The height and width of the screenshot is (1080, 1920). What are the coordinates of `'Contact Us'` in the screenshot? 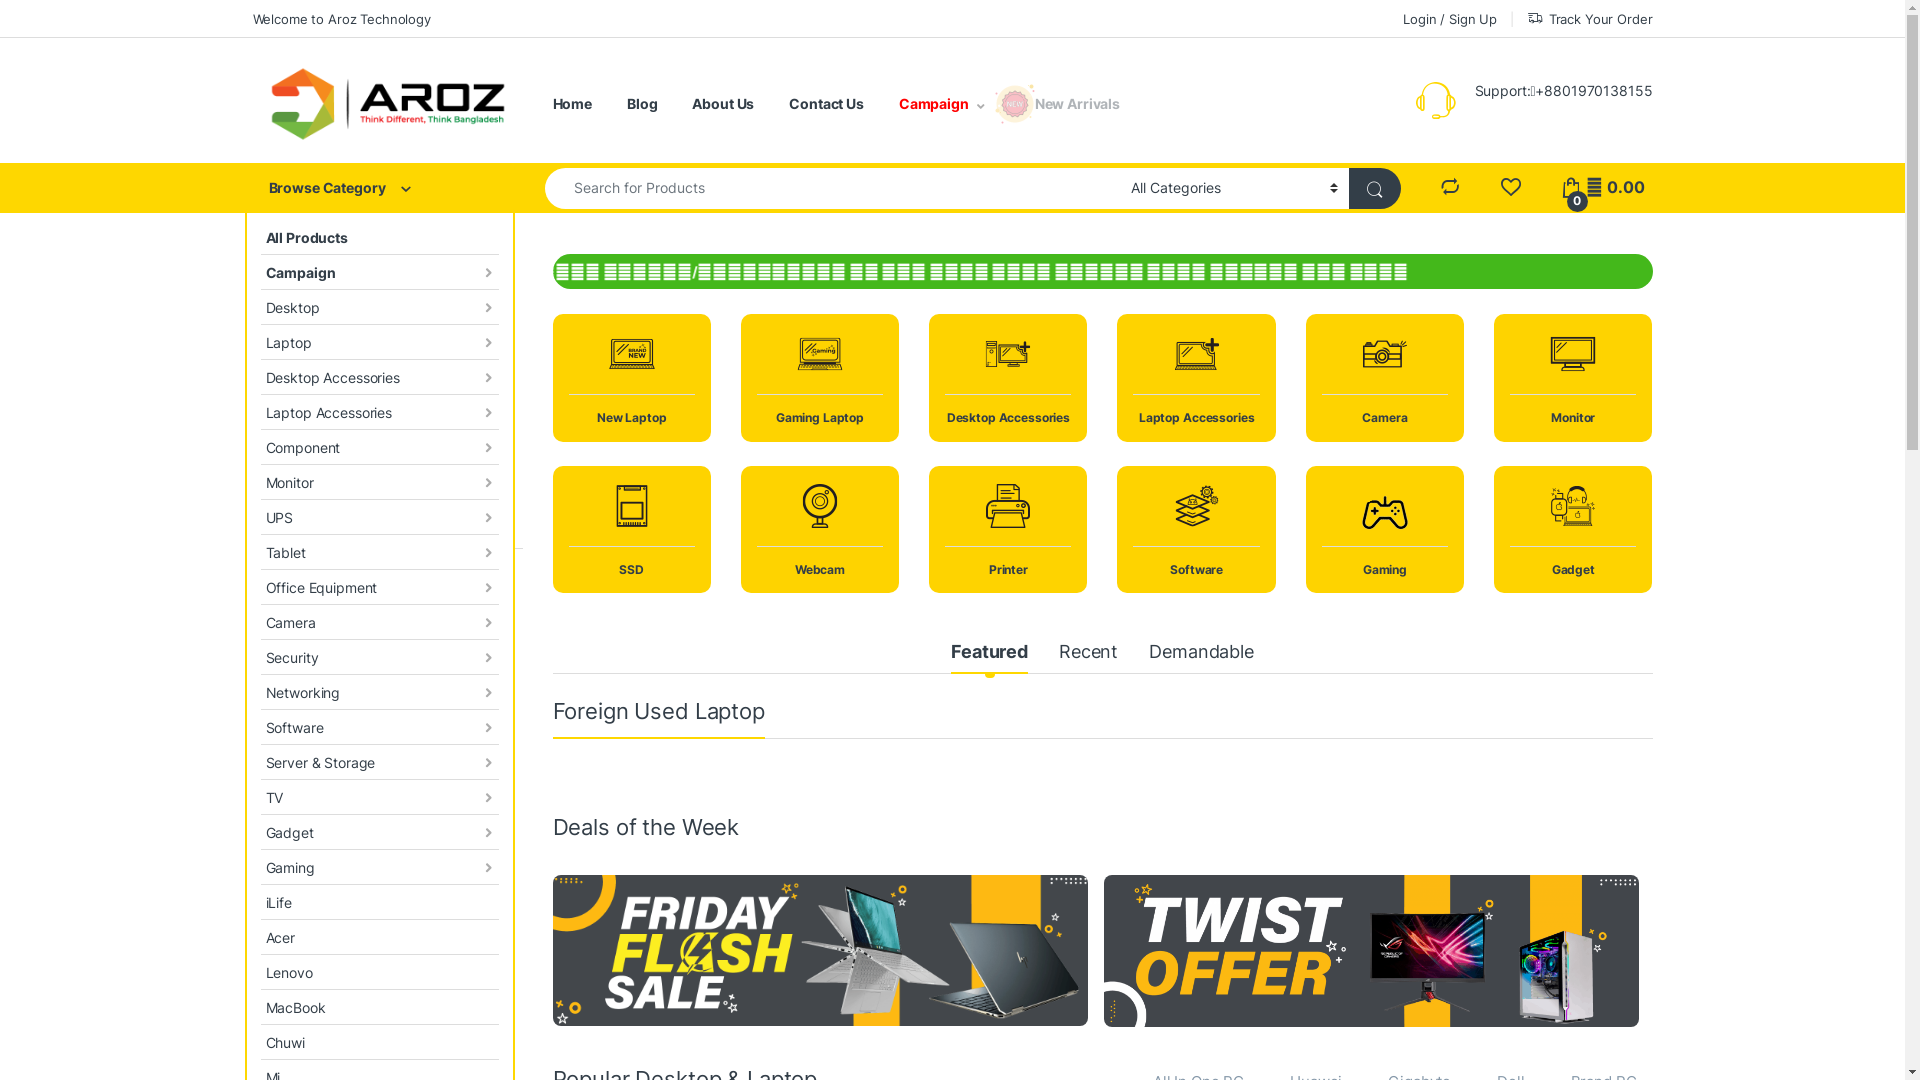 It's located at (826, 104).